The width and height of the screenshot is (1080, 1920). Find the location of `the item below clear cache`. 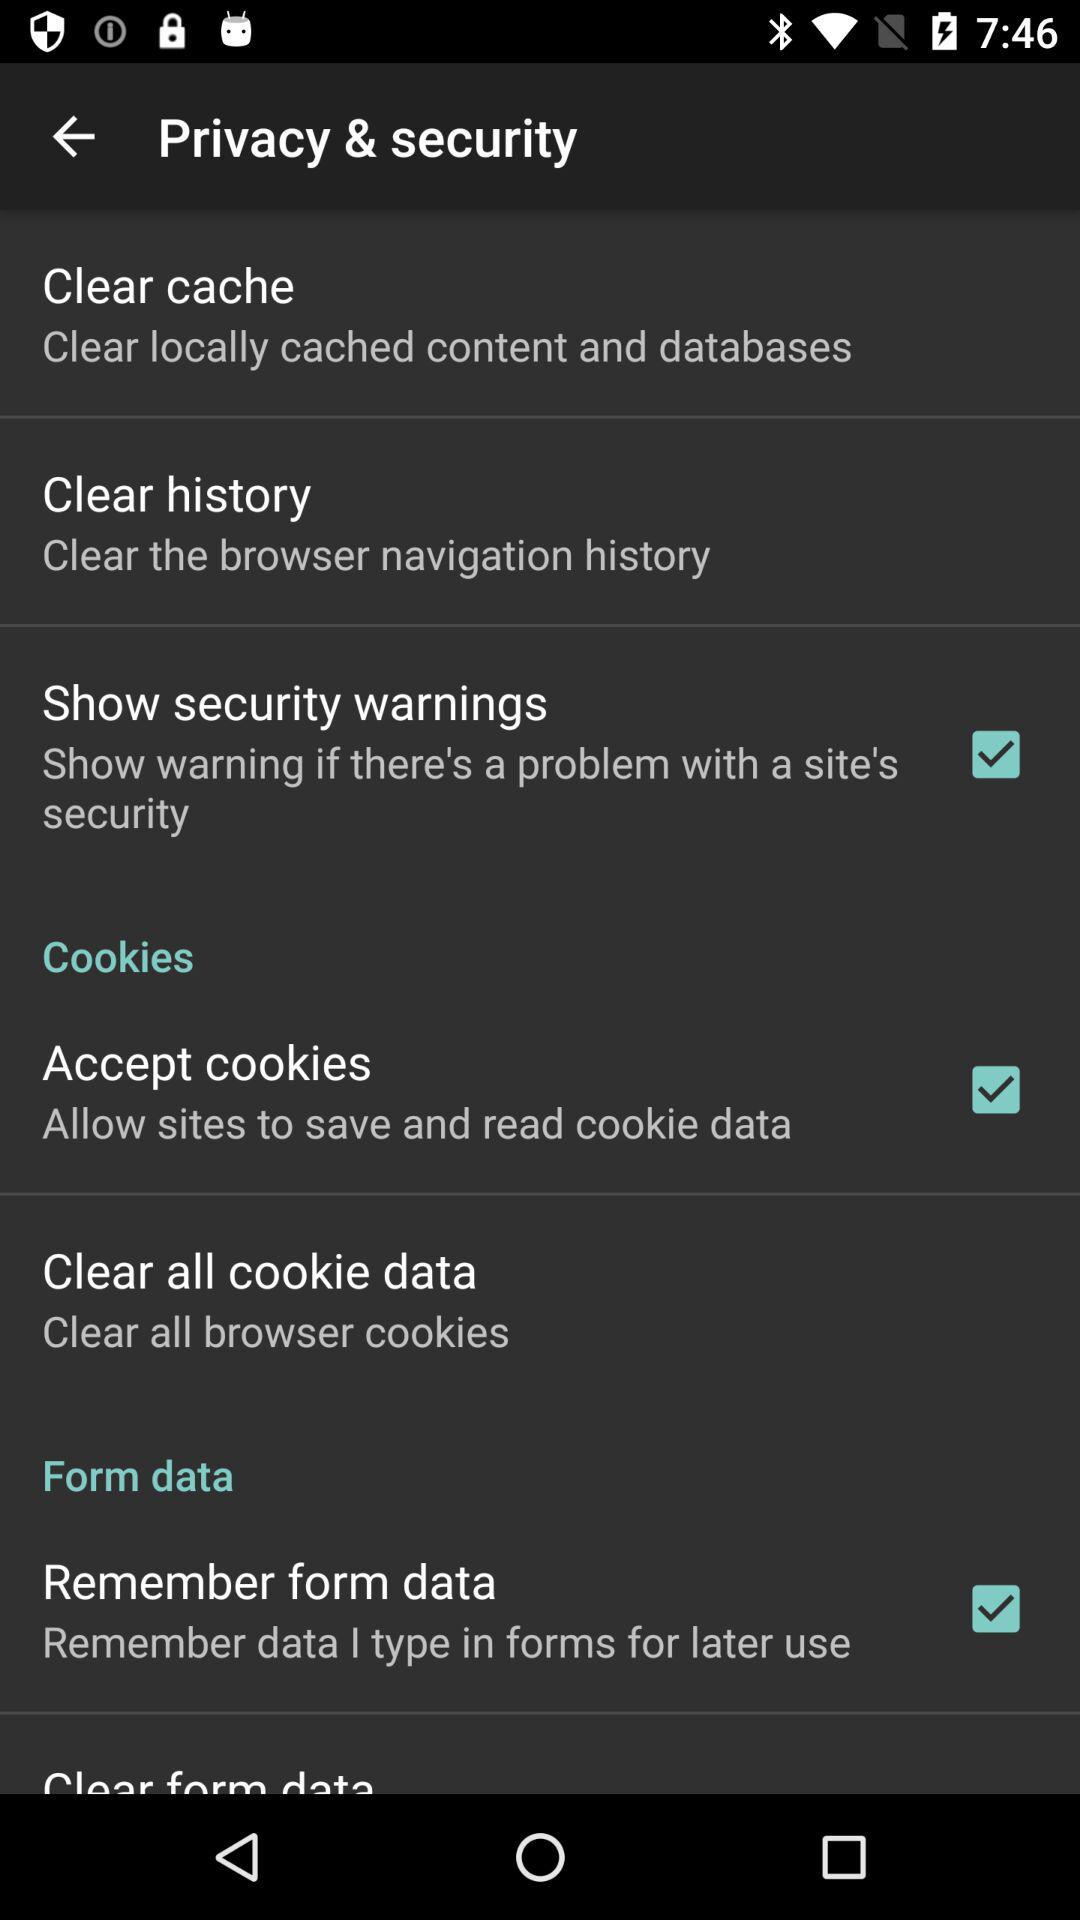

the item below clear cache is located at coordinates (446, 345).